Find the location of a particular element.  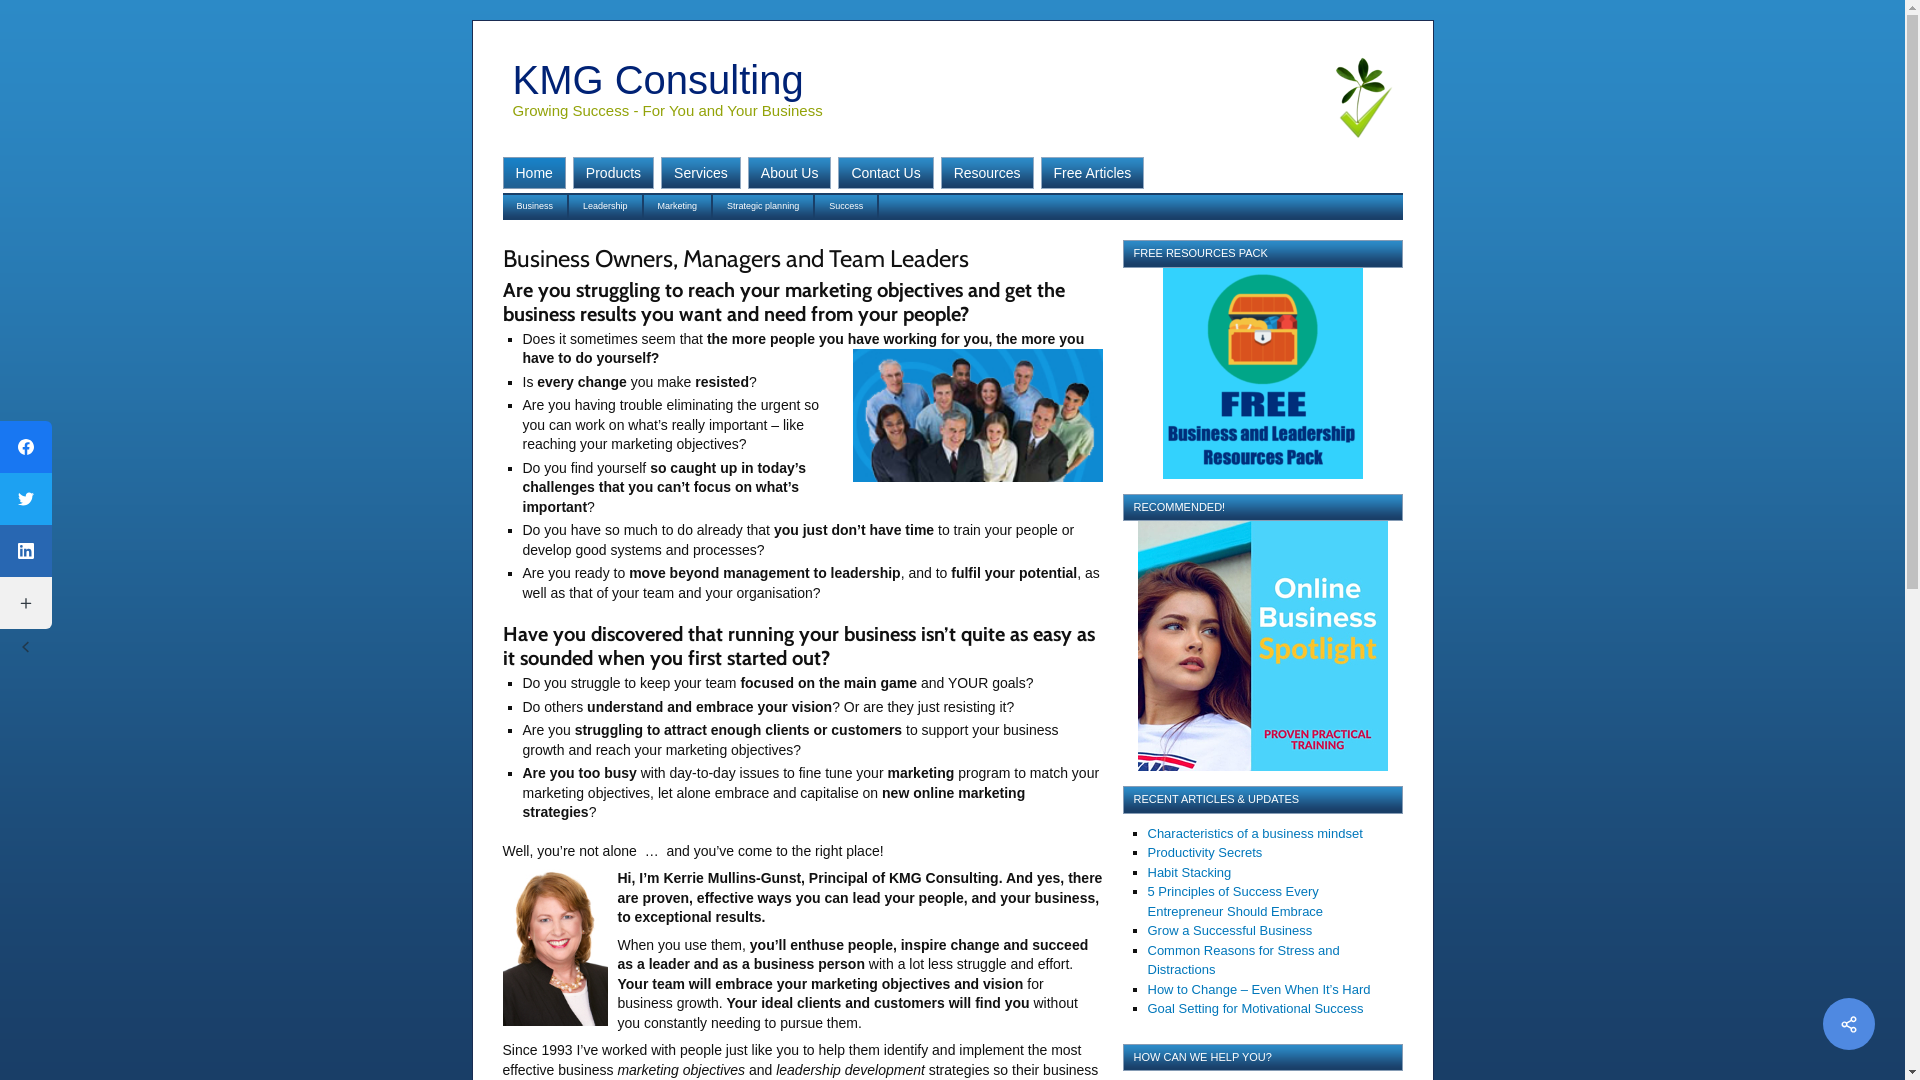

'Products' is located at coordinates (571, 172).